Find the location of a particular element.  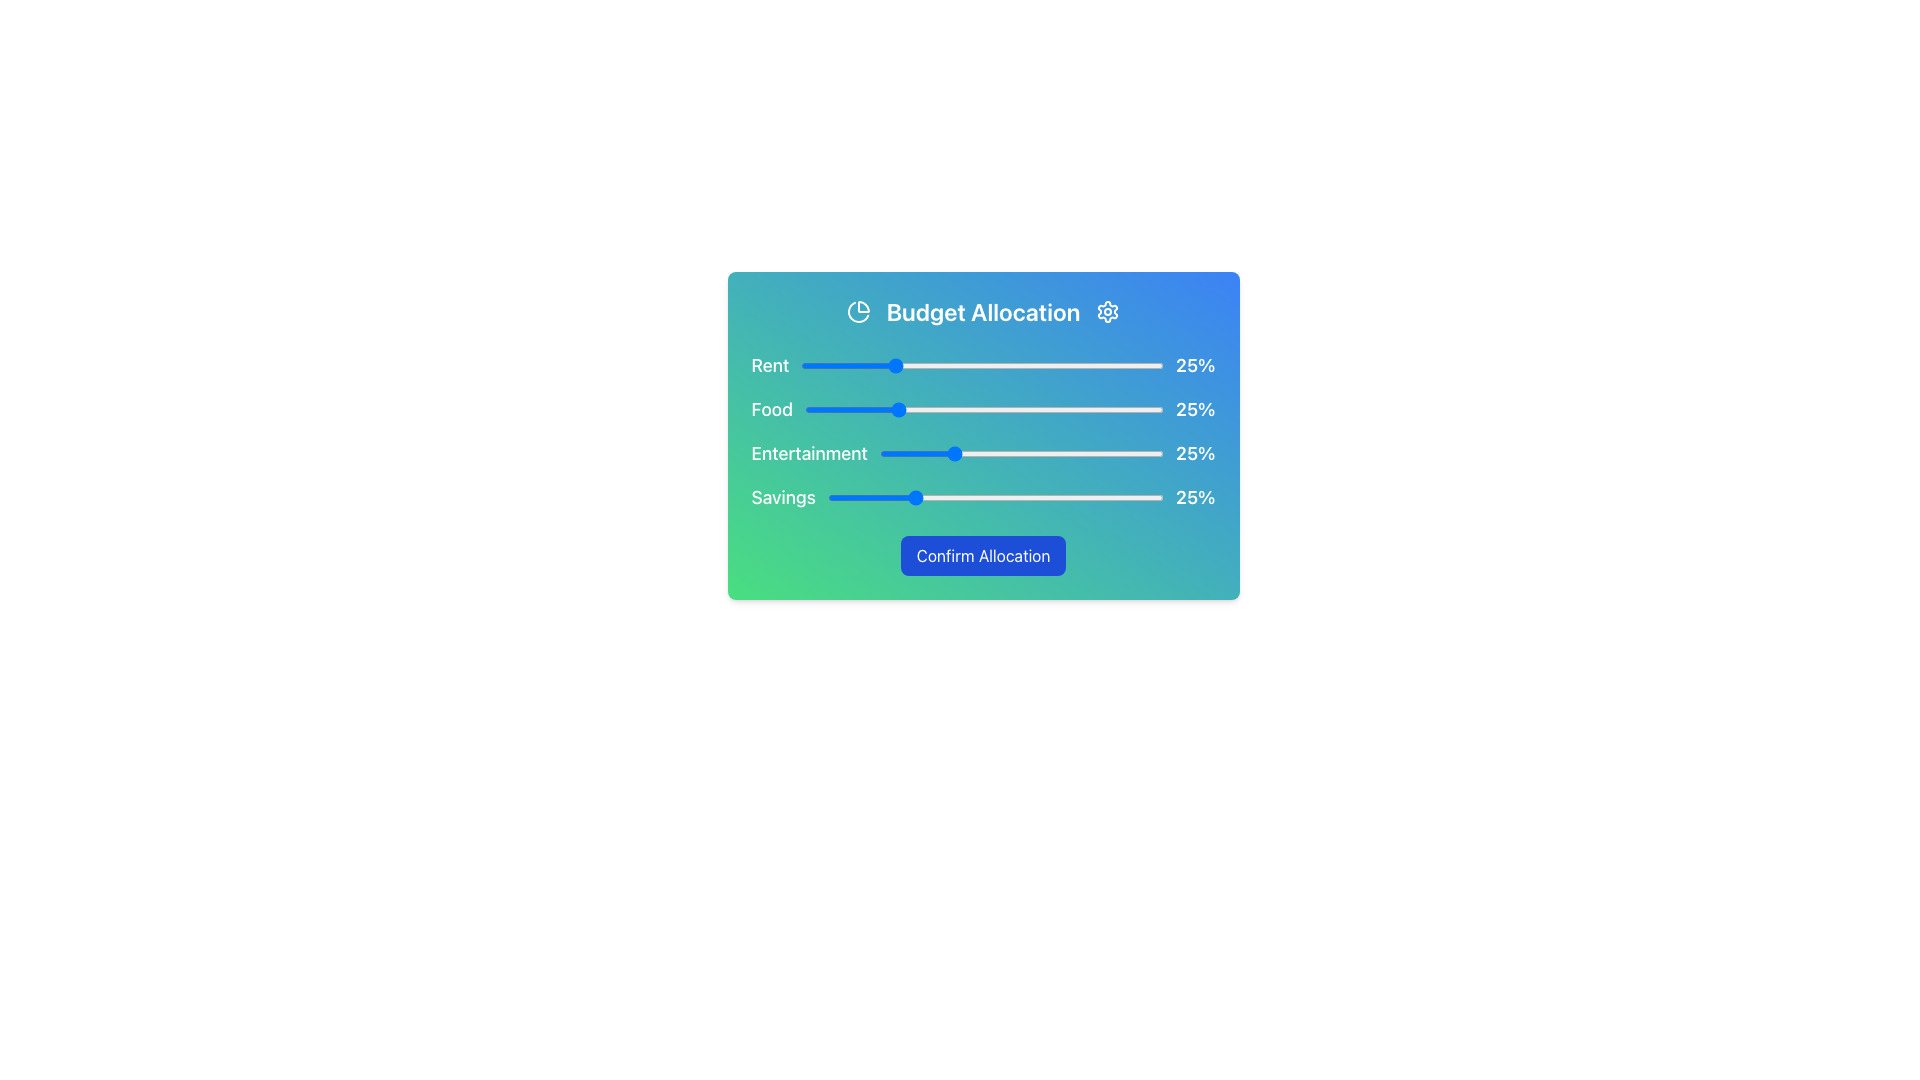

the settings icon located at the rightmost side of the title bar labeled 'Budget Allocation' is located at coordinates (1107, 312).